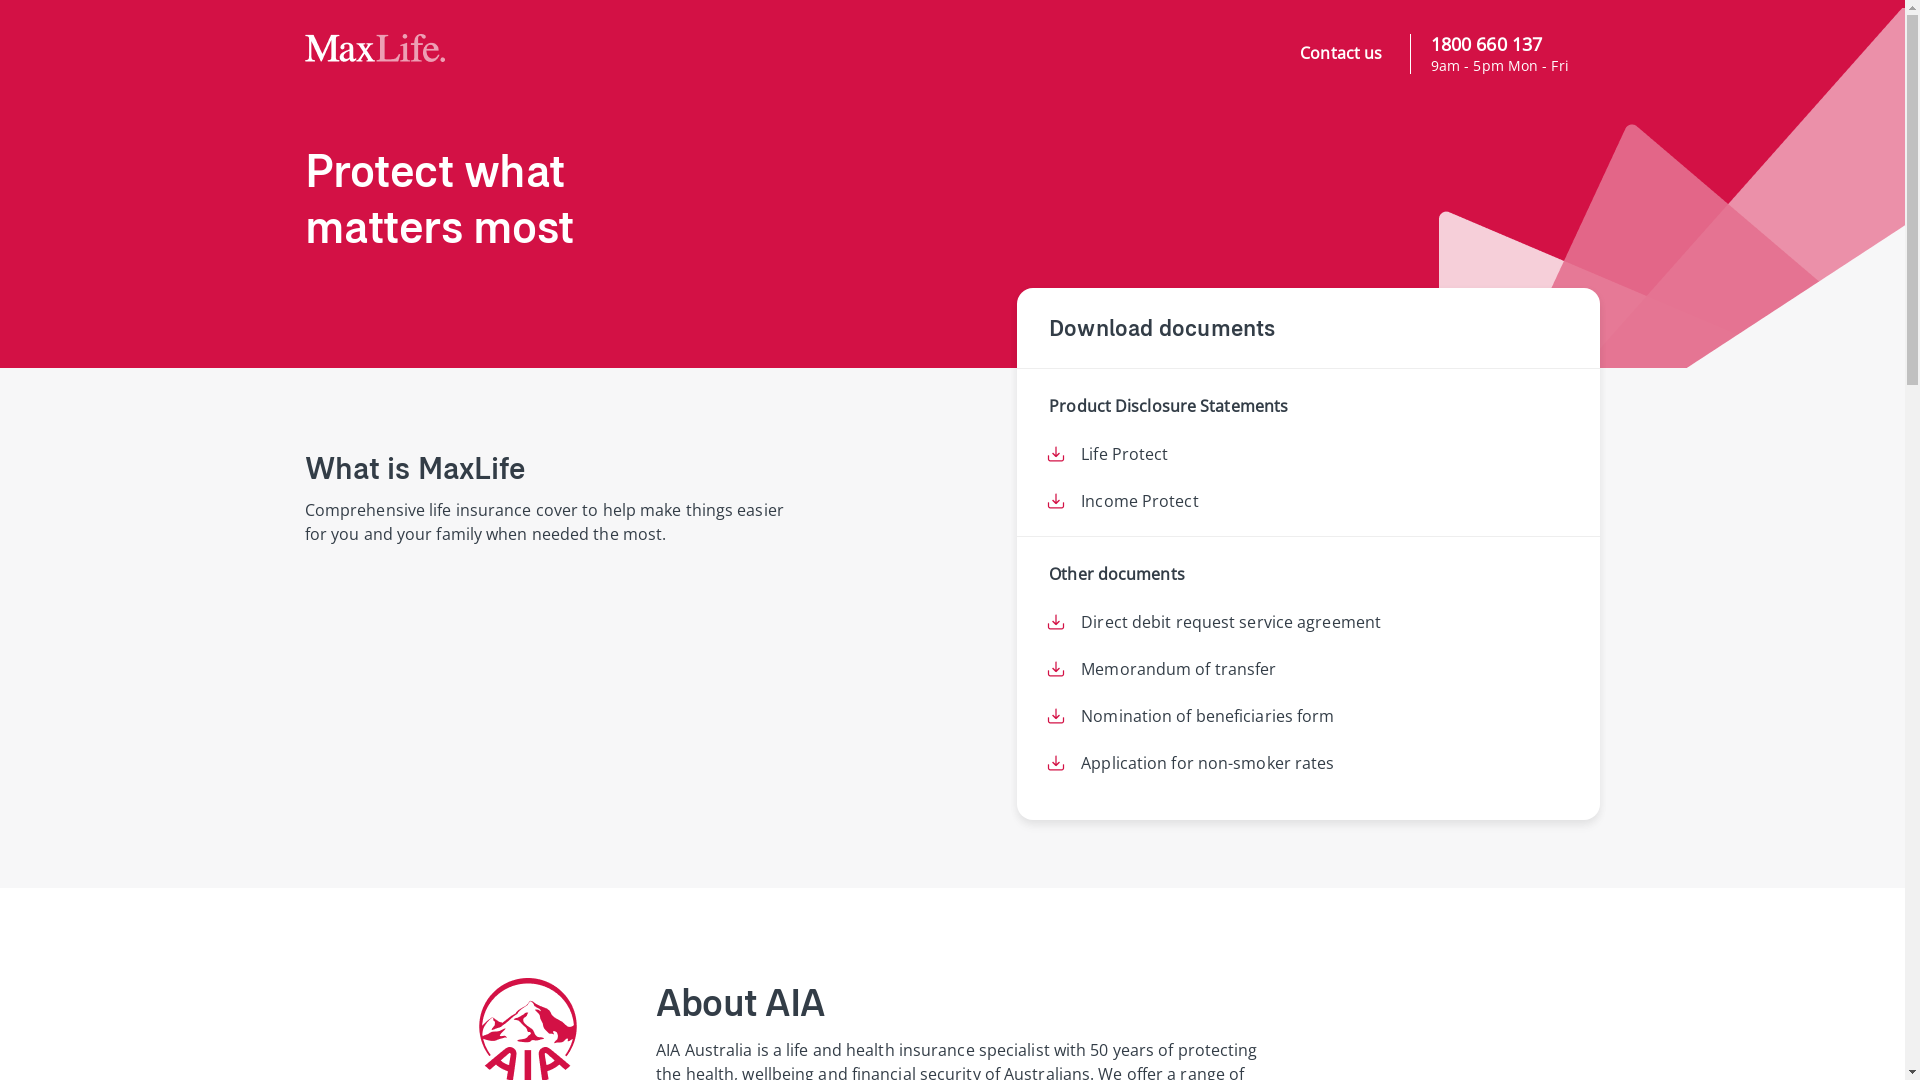 This screenshot has height=1080, width=1920. What do you see at coordinates (1178, 668) in the screenshot?
I see `'Memorandum of transfer'` at bounding box center [1178, 668].